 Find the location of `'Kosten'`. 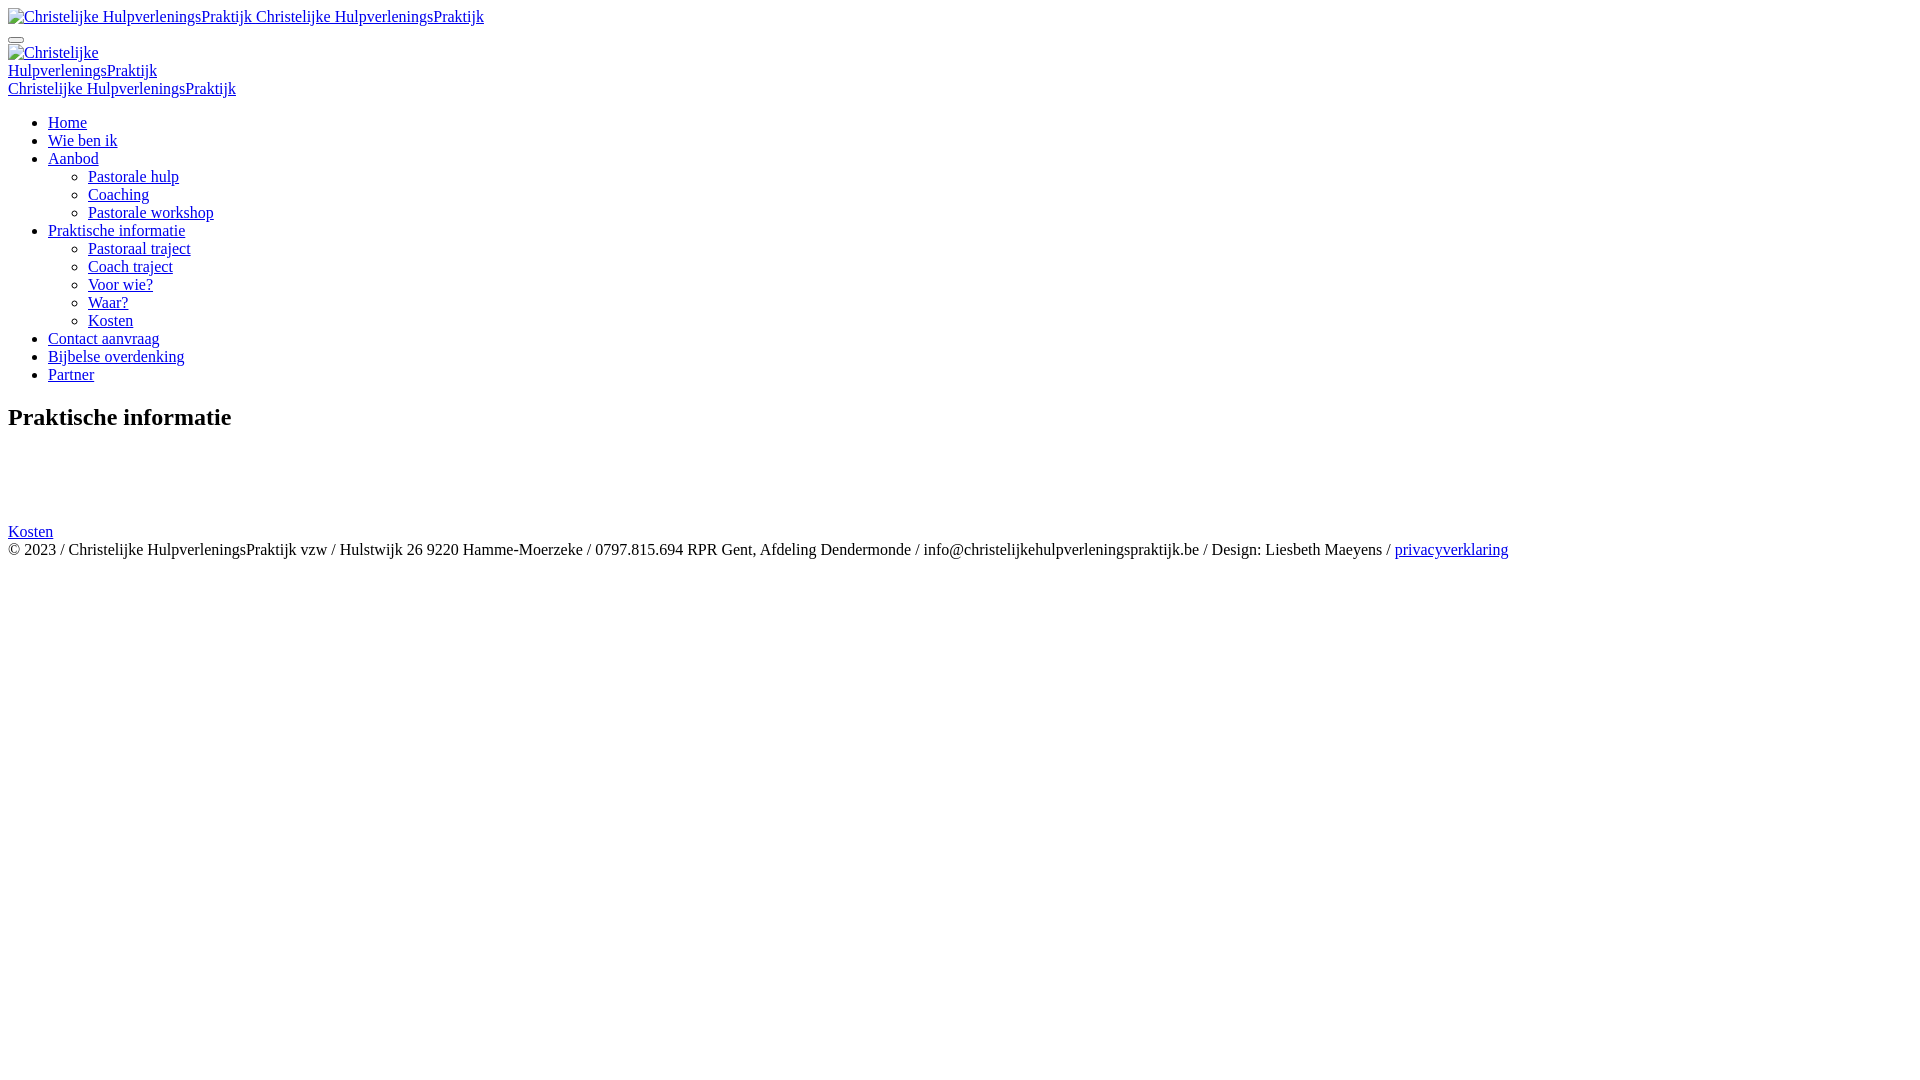

'Kosten' is located at coordinates (960, 531).